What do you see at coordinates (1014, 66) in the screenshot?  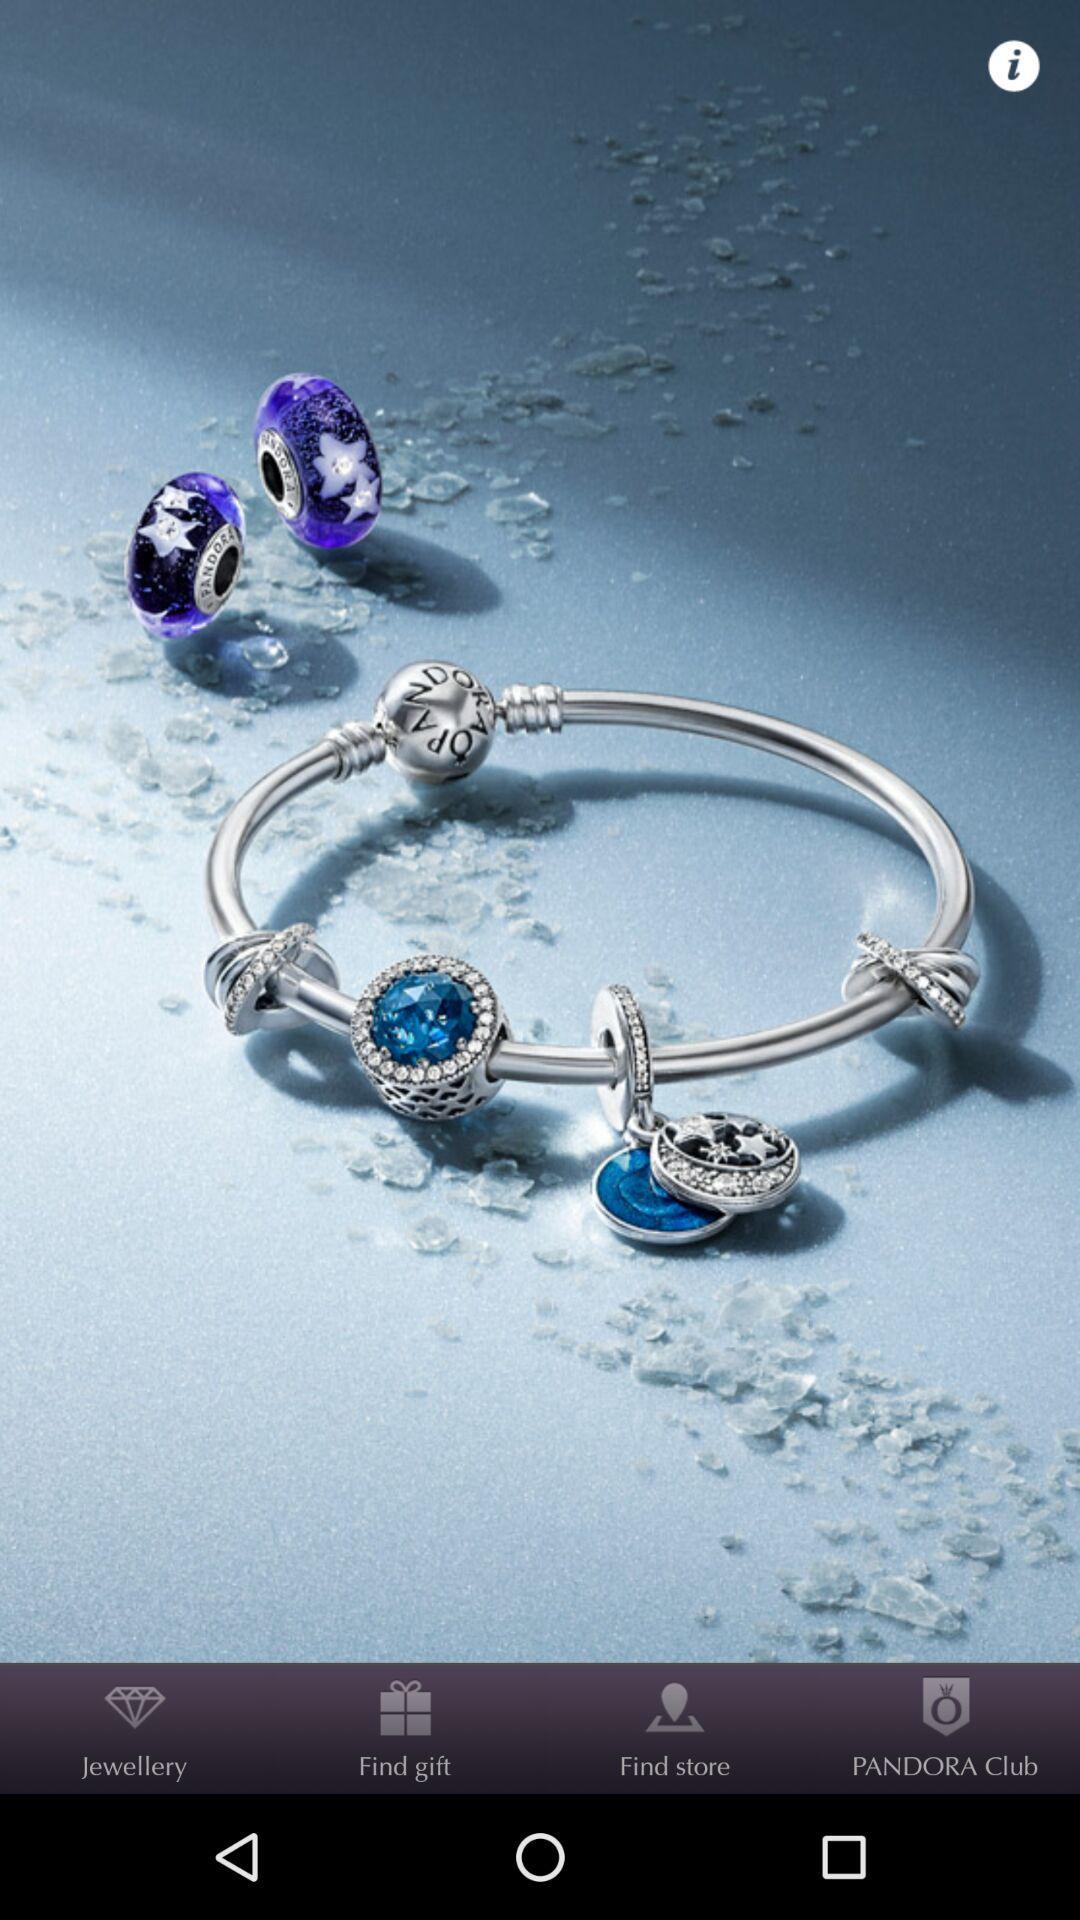 I see `icon` at bounding box center [1014, 66].